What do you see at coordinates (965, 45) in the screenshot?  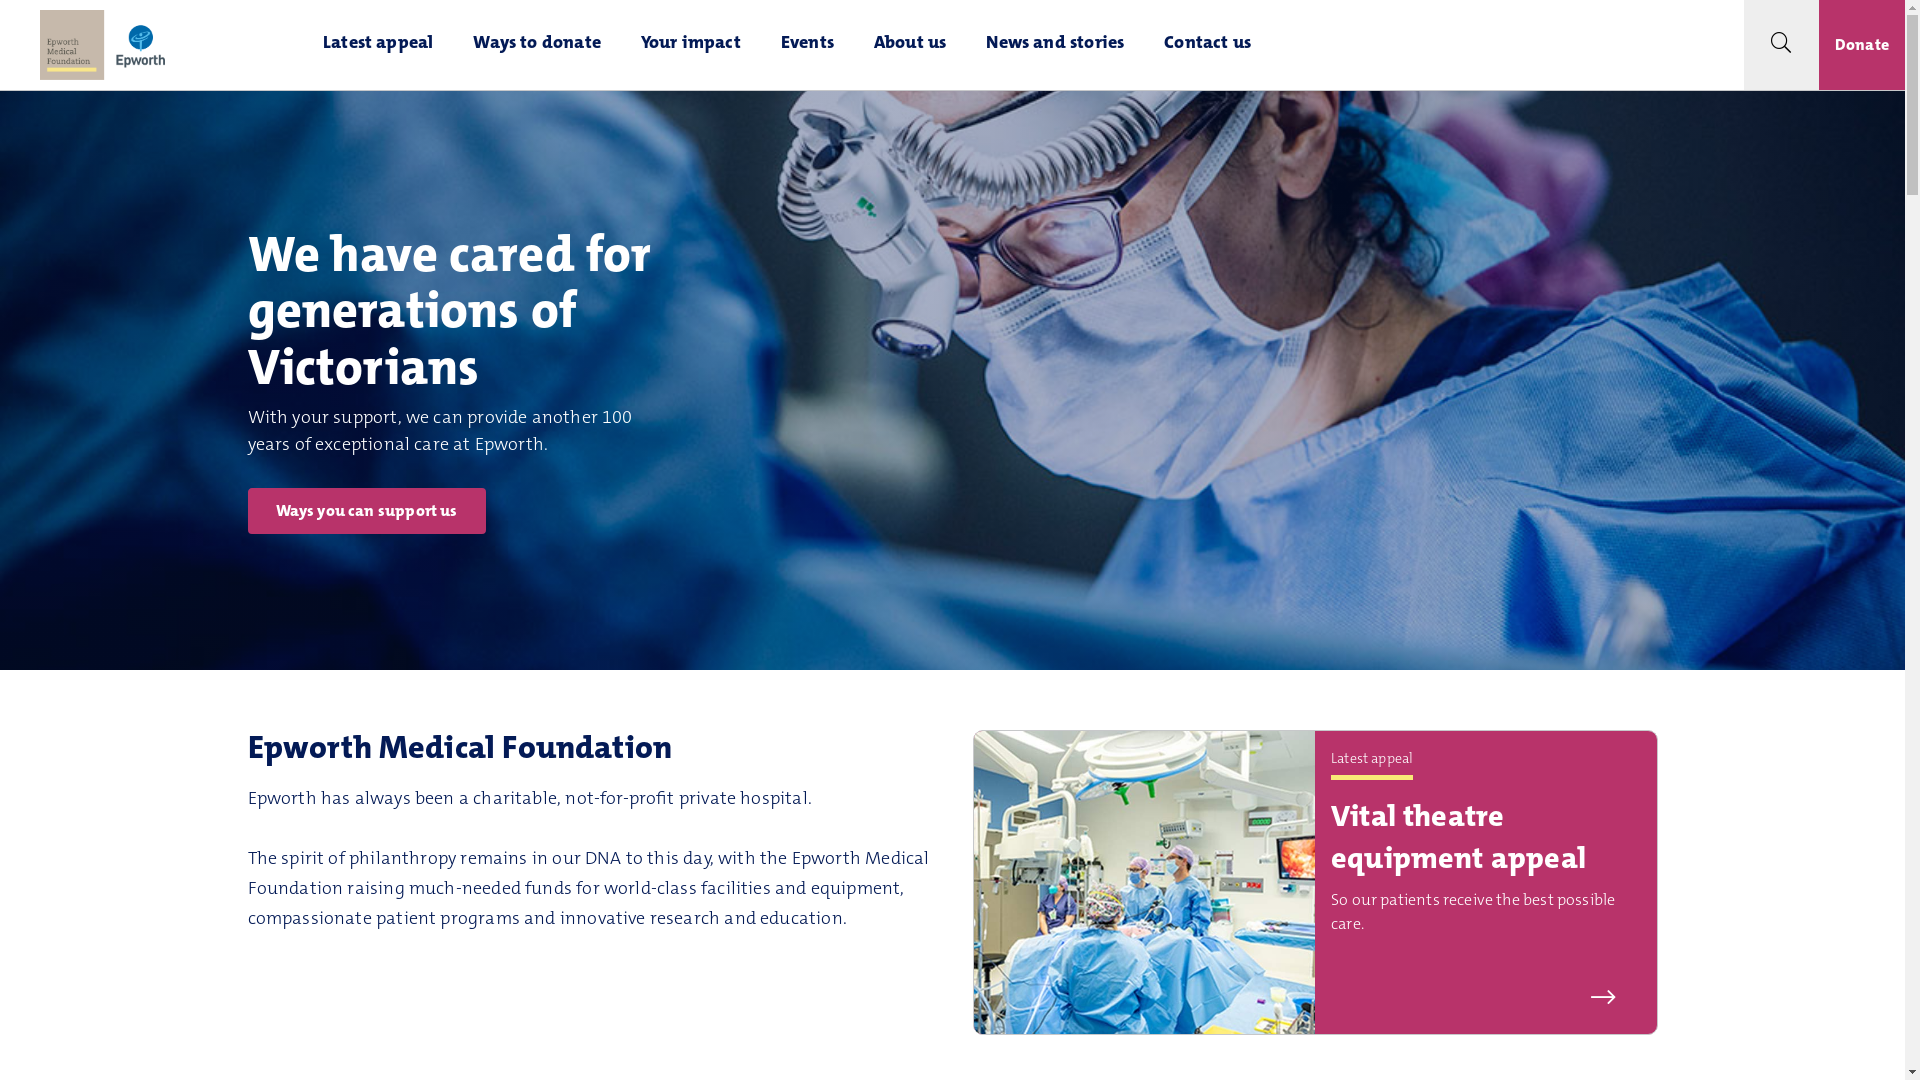 I see `'News and stories'` at bounding box center [965, 45].